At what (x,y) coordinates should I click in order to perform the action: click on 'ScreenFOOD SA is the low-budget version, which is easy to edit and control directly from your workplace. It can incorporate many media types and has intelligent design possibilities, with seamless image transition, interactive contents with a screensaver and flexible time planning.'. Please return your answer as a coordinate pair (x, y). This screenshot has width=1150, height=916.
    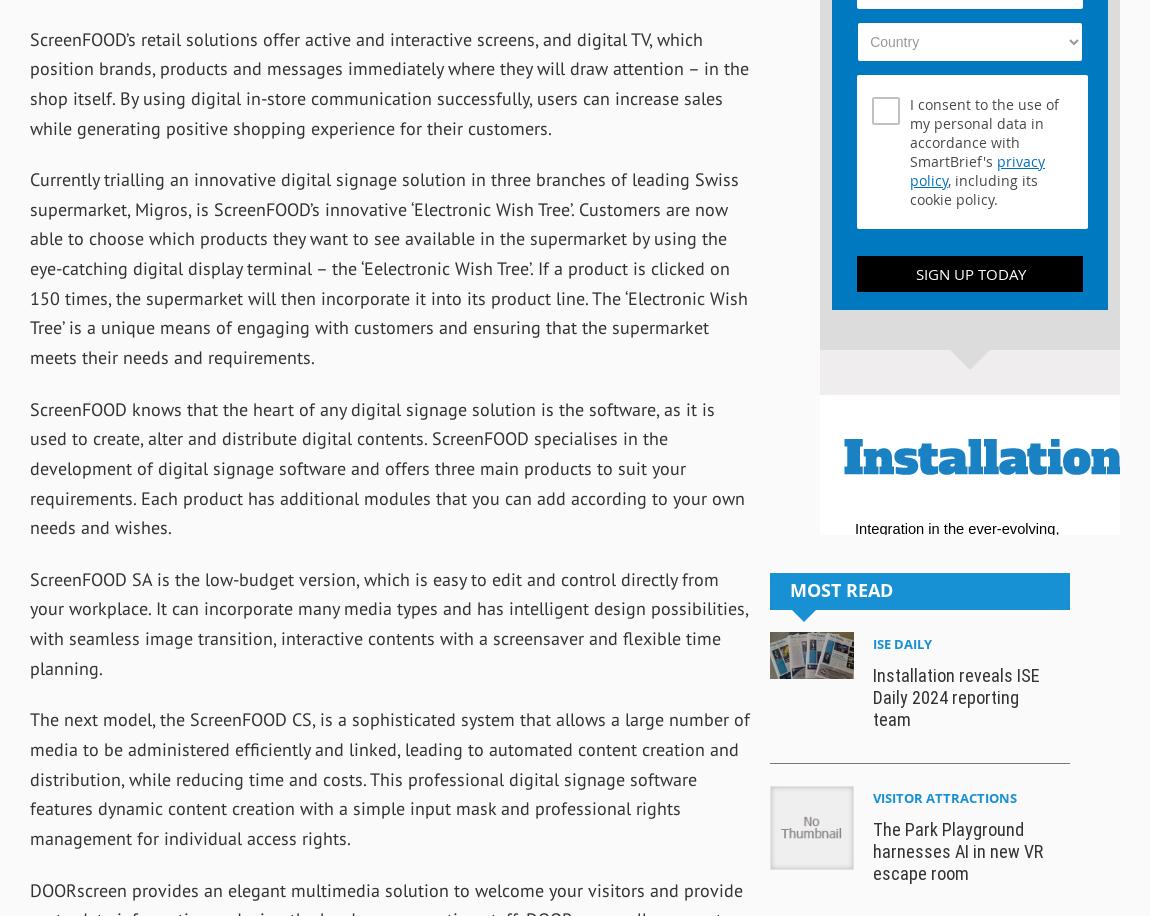
    Looking at the image, I should click on (388, 622).